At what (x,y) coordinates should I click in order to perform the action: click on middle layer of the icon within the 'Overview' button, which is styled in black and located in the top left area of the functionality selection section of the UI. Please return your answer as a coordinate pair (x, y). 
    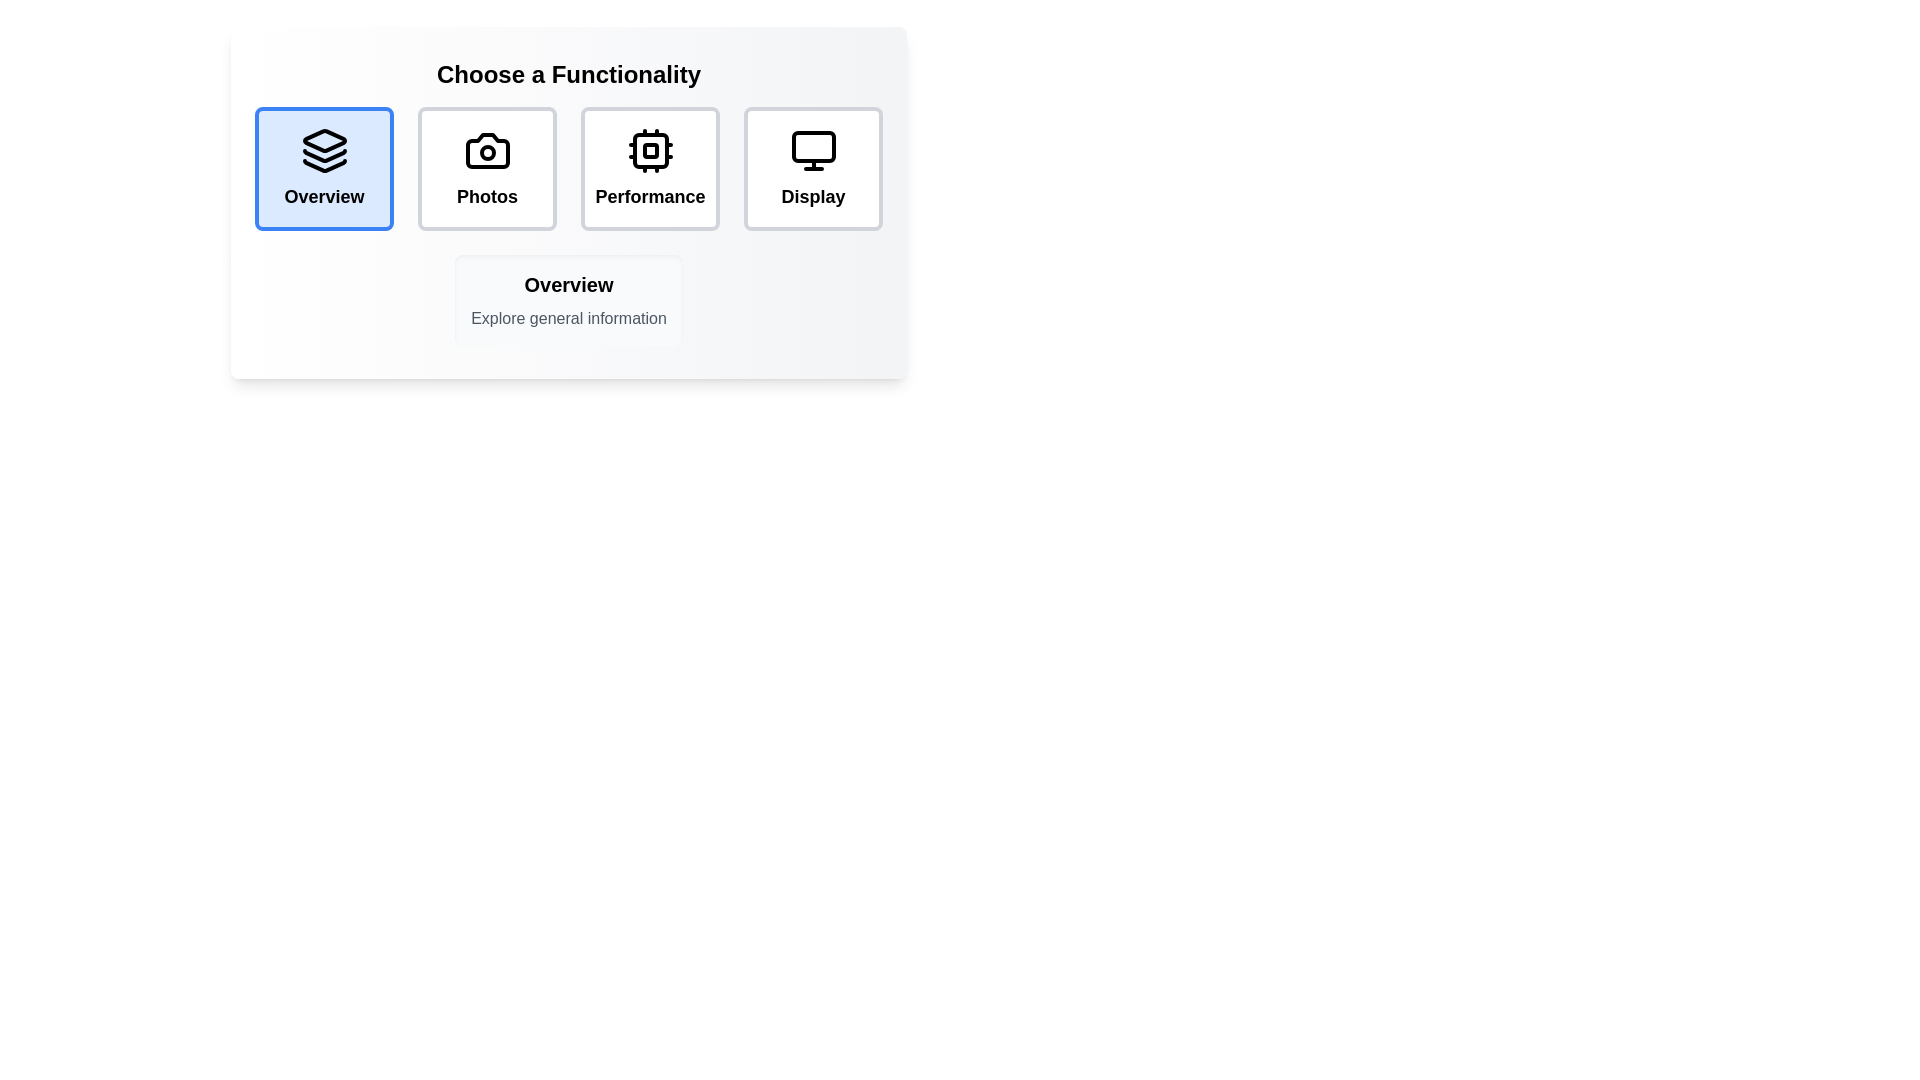
    Looking at the image, I should click on (324, 153).